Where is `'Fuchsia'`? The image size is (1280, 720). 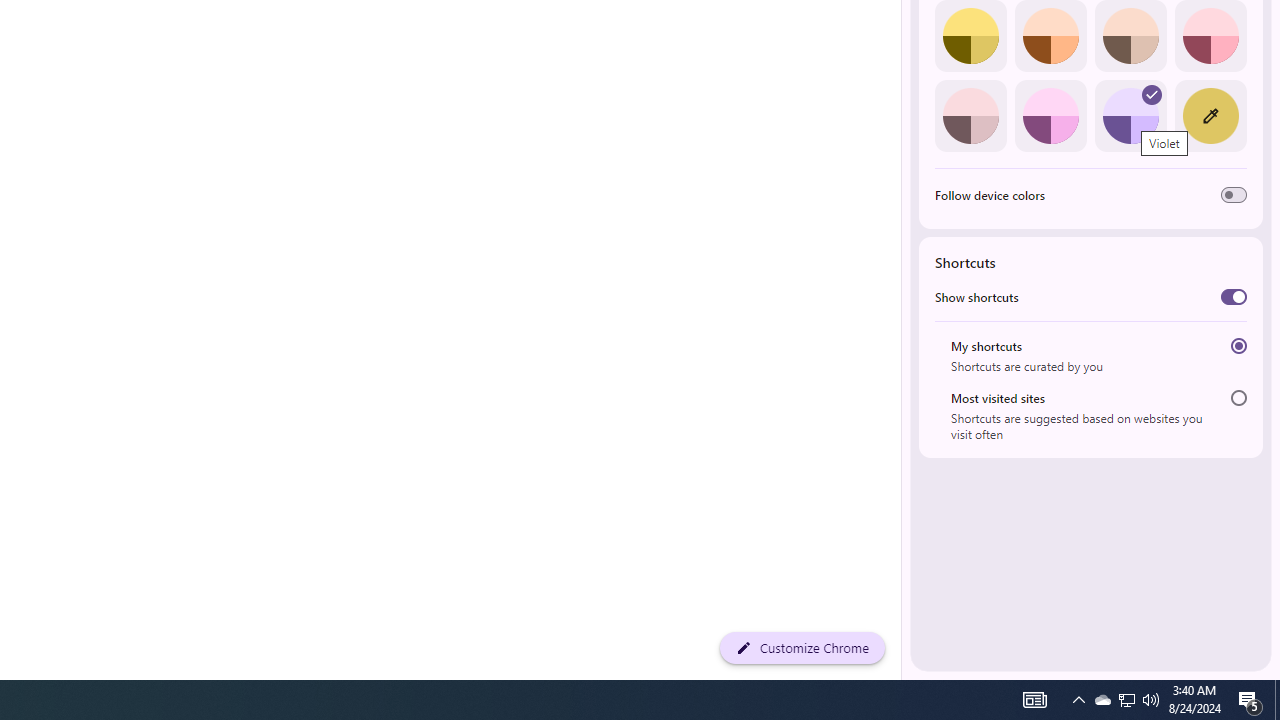
'Fuchsia' is located at coordinates (1049, 115).